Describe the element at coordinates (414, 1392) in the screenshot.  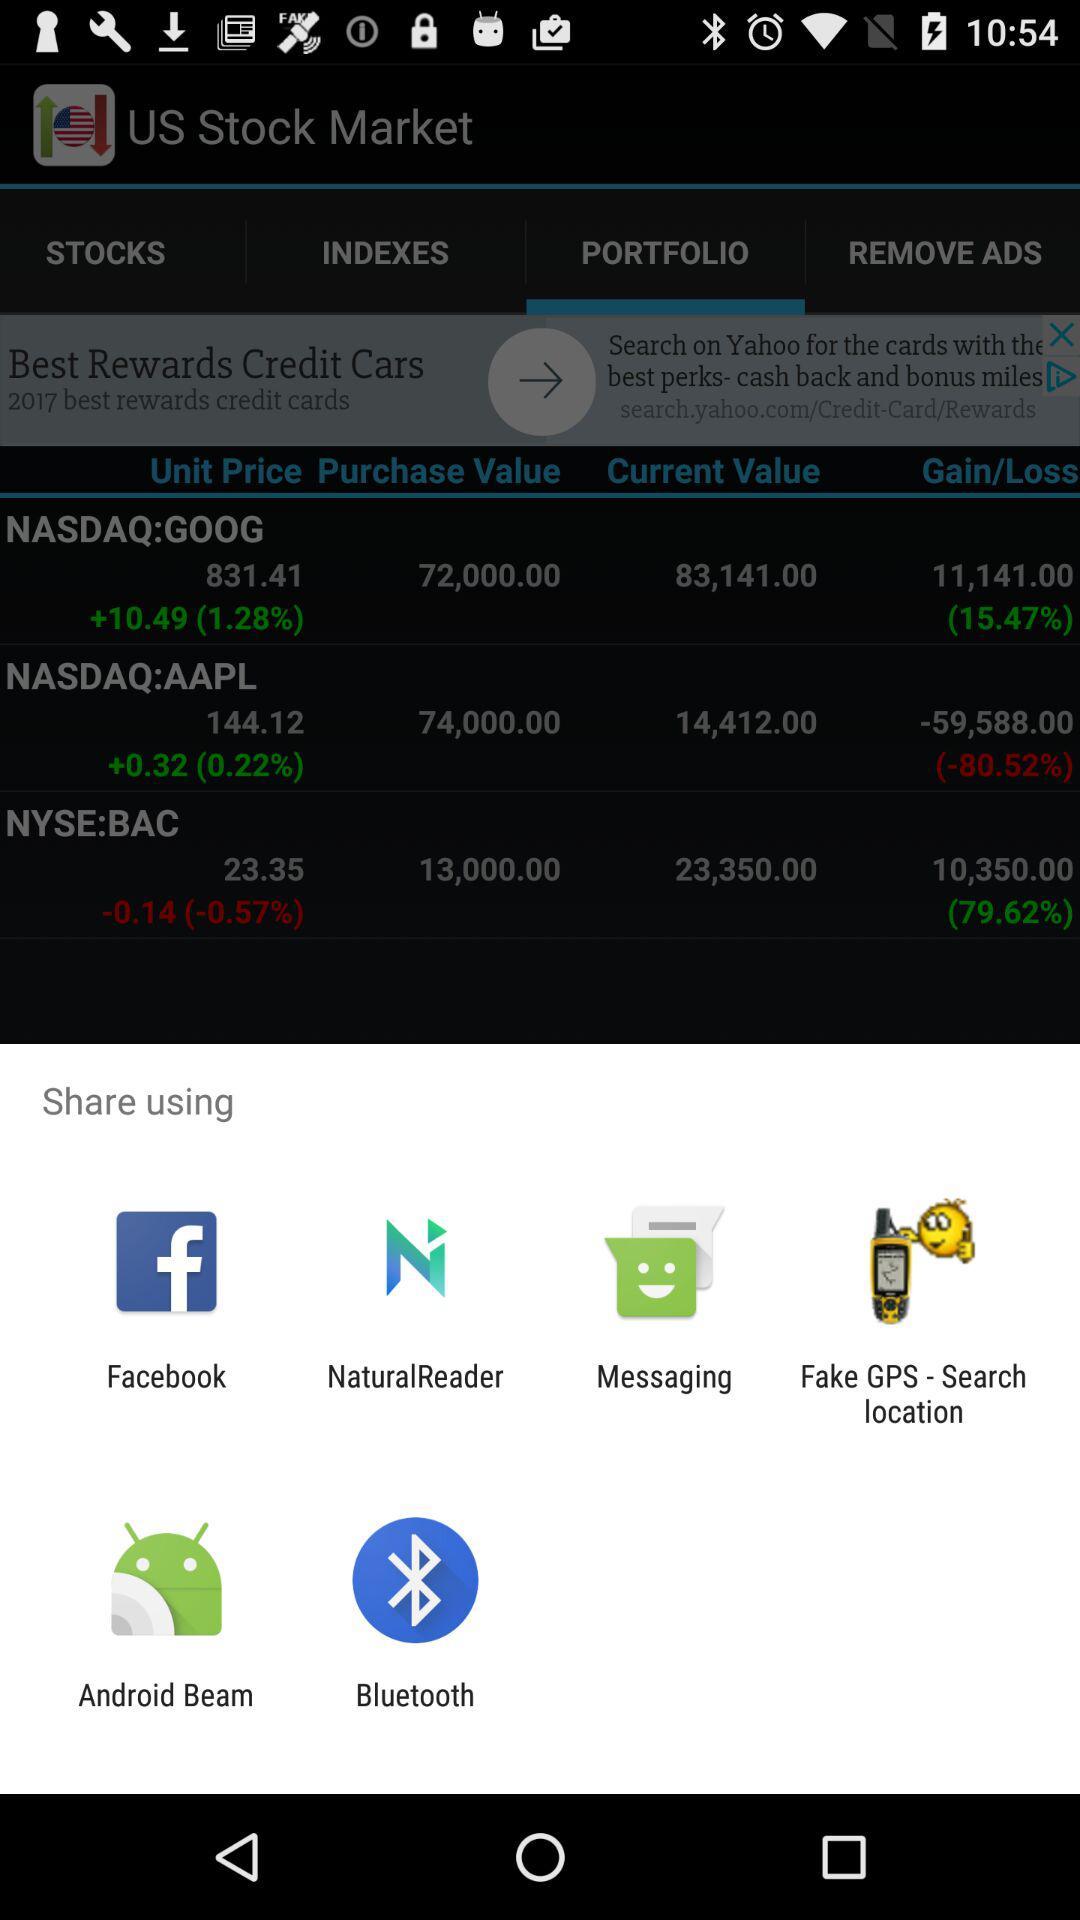
I see `icon next to the messaging icon` at that location.